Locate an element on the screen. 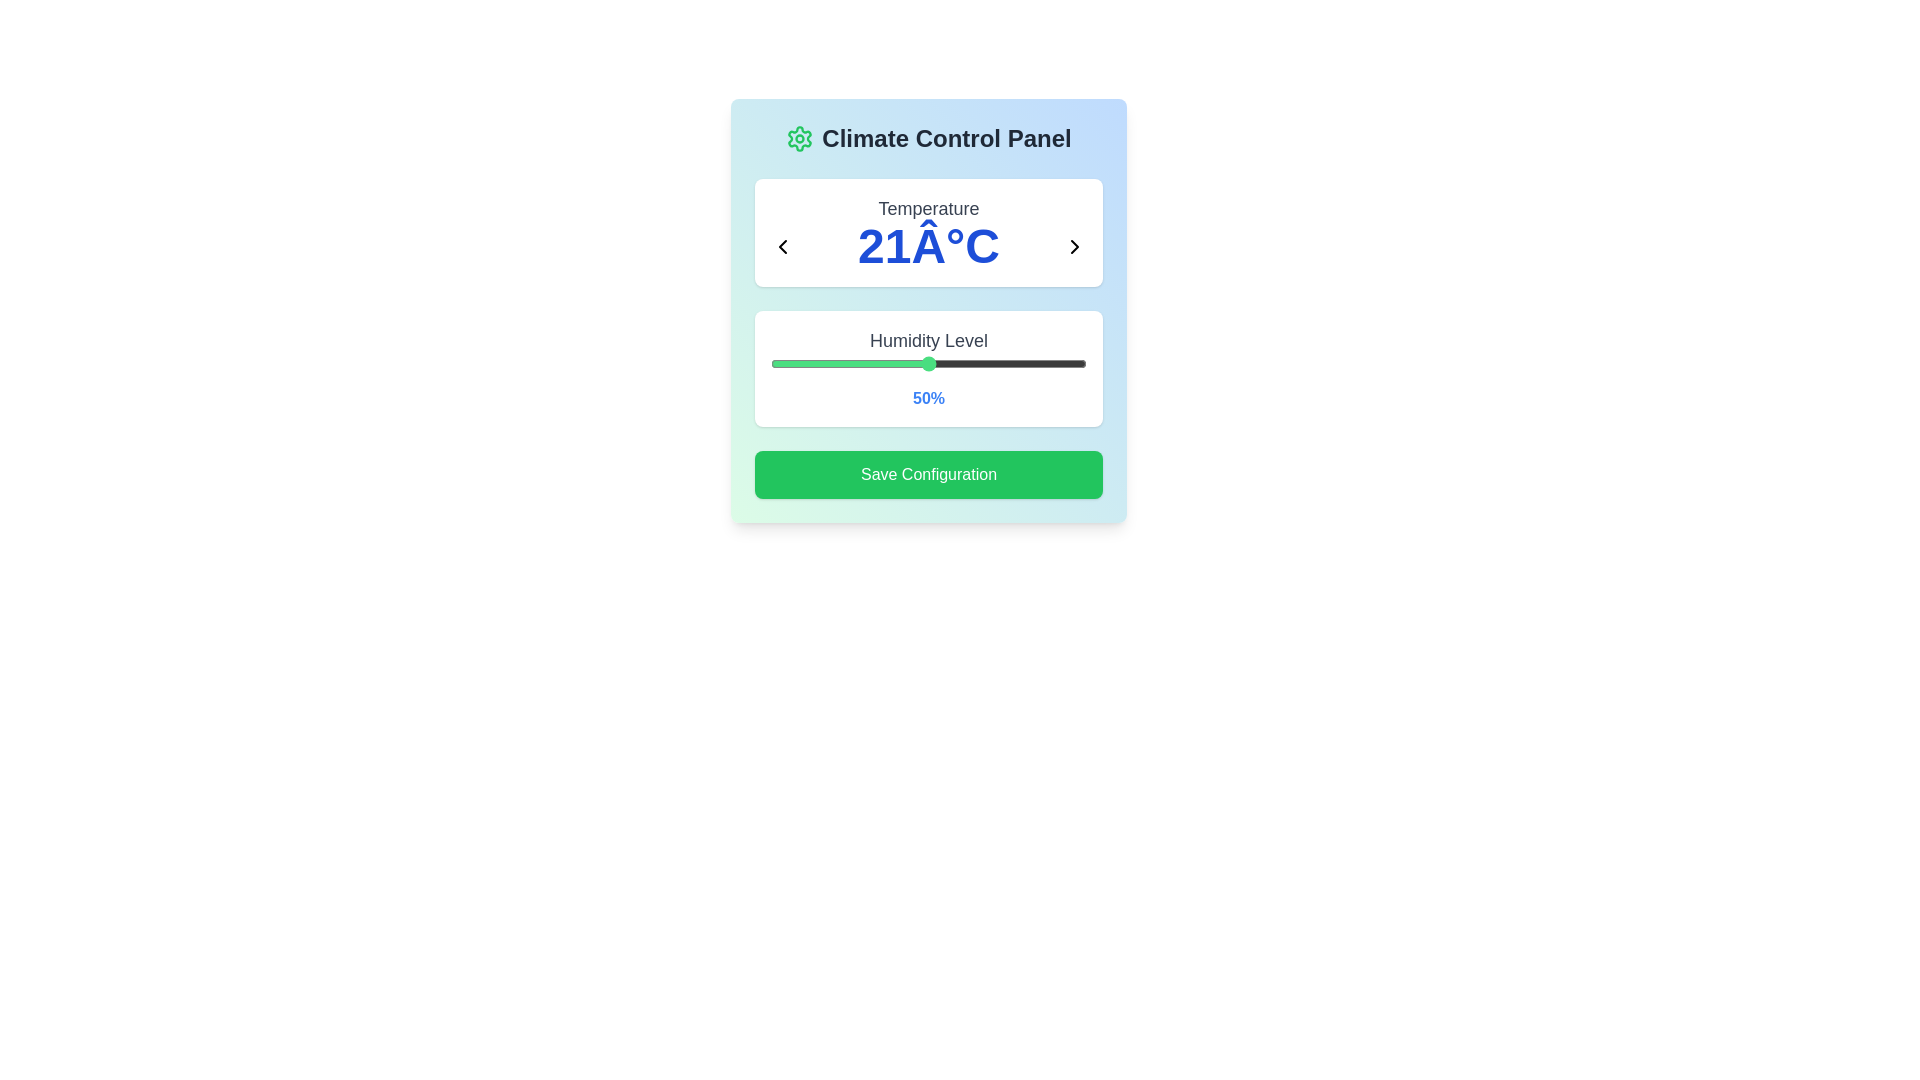 The image size is (1920, 1080). the humidity slider to 96% is located at coordinates (1073, 363).